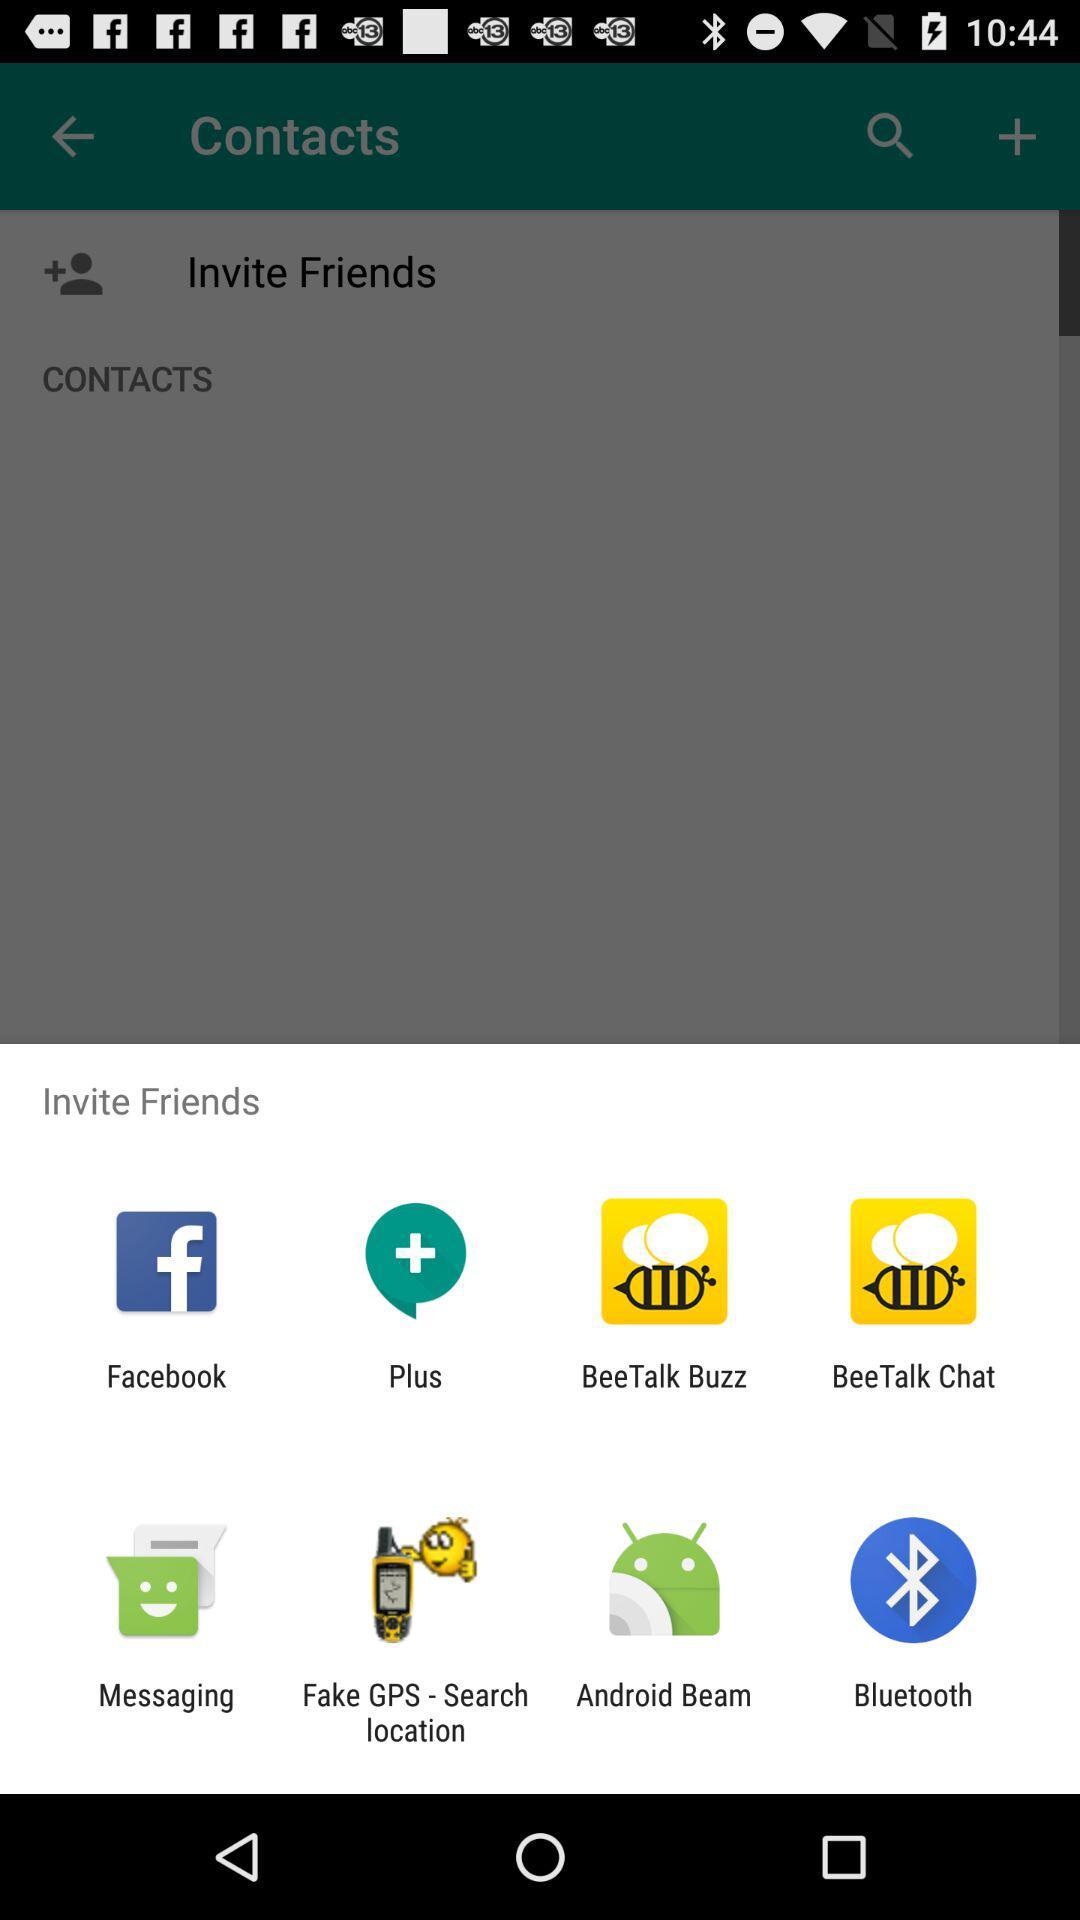  Describe the element at coordinates (165, 1392) in the screenshot. I see `the item next to the plus app` at that location.